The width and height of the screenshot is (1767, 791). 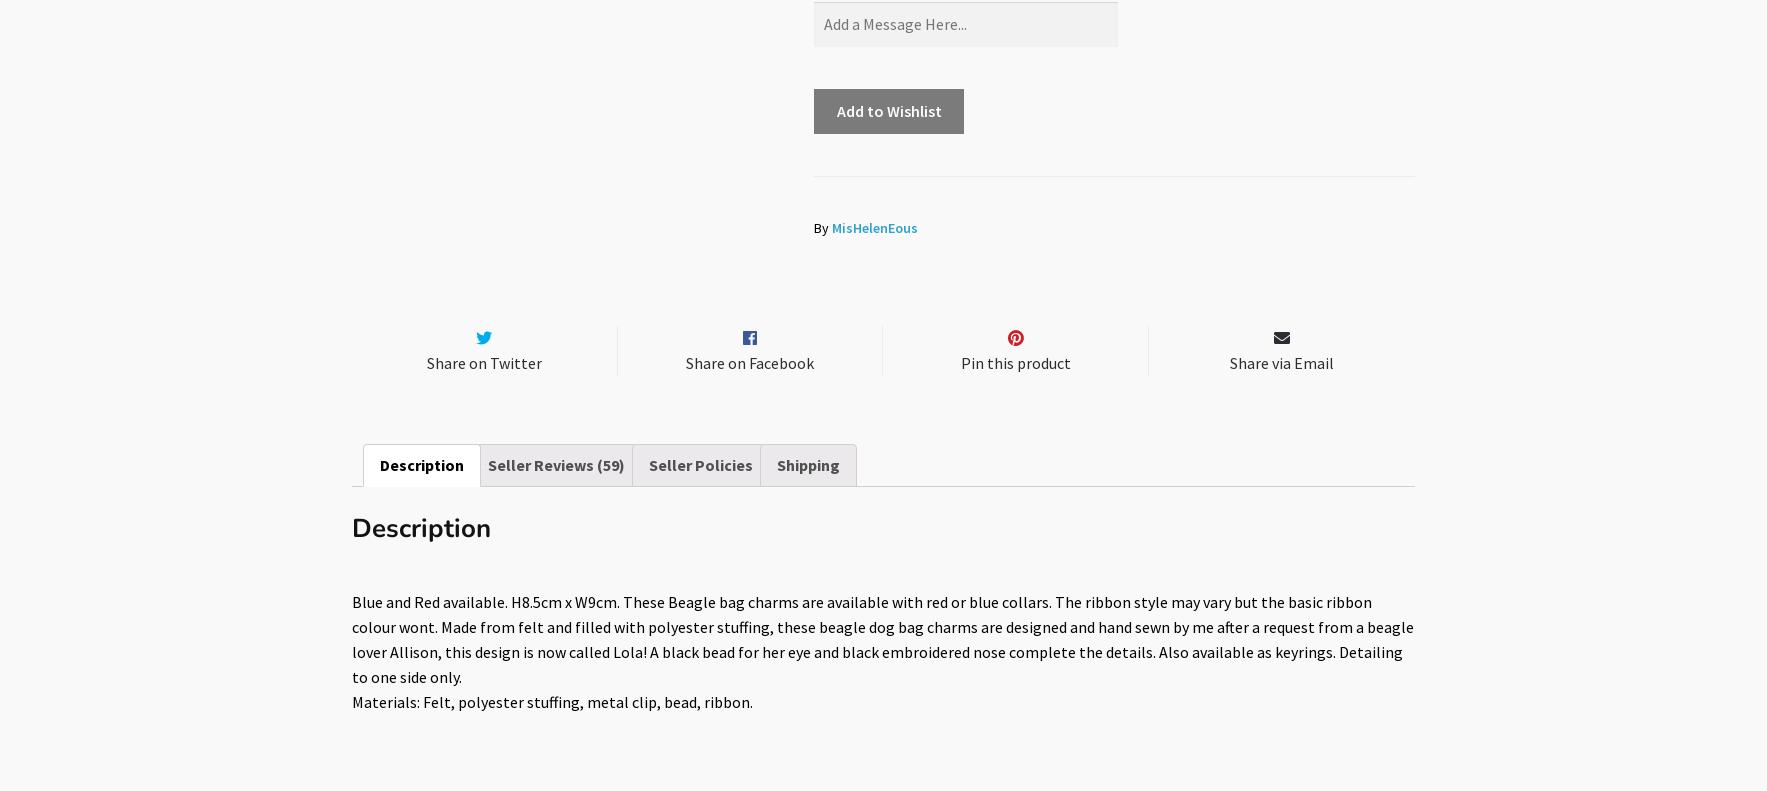 What do you see at coordinates (874, 226) in the screenshot?
I see `'MisHelenEous'` at bounding box center [874, 226].